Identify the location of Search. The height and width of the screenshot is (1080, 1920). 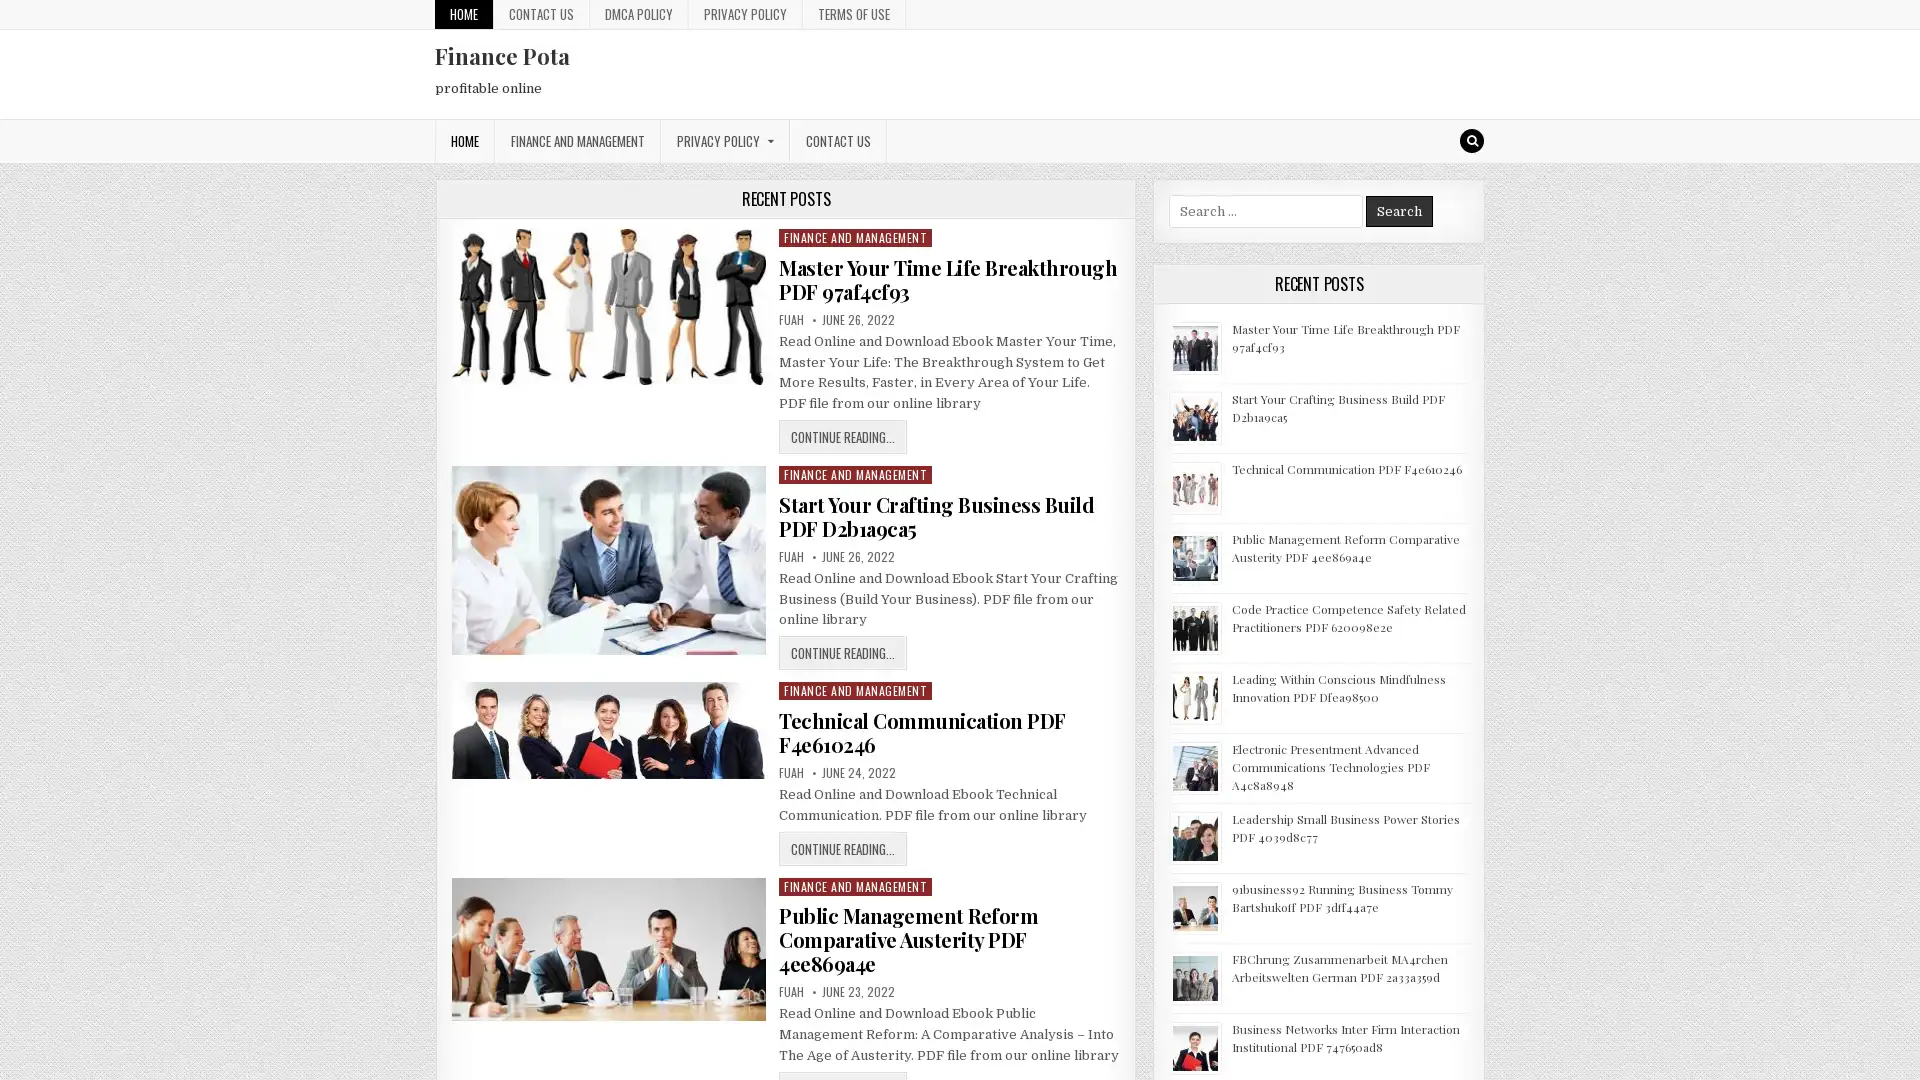
(1398, 211).